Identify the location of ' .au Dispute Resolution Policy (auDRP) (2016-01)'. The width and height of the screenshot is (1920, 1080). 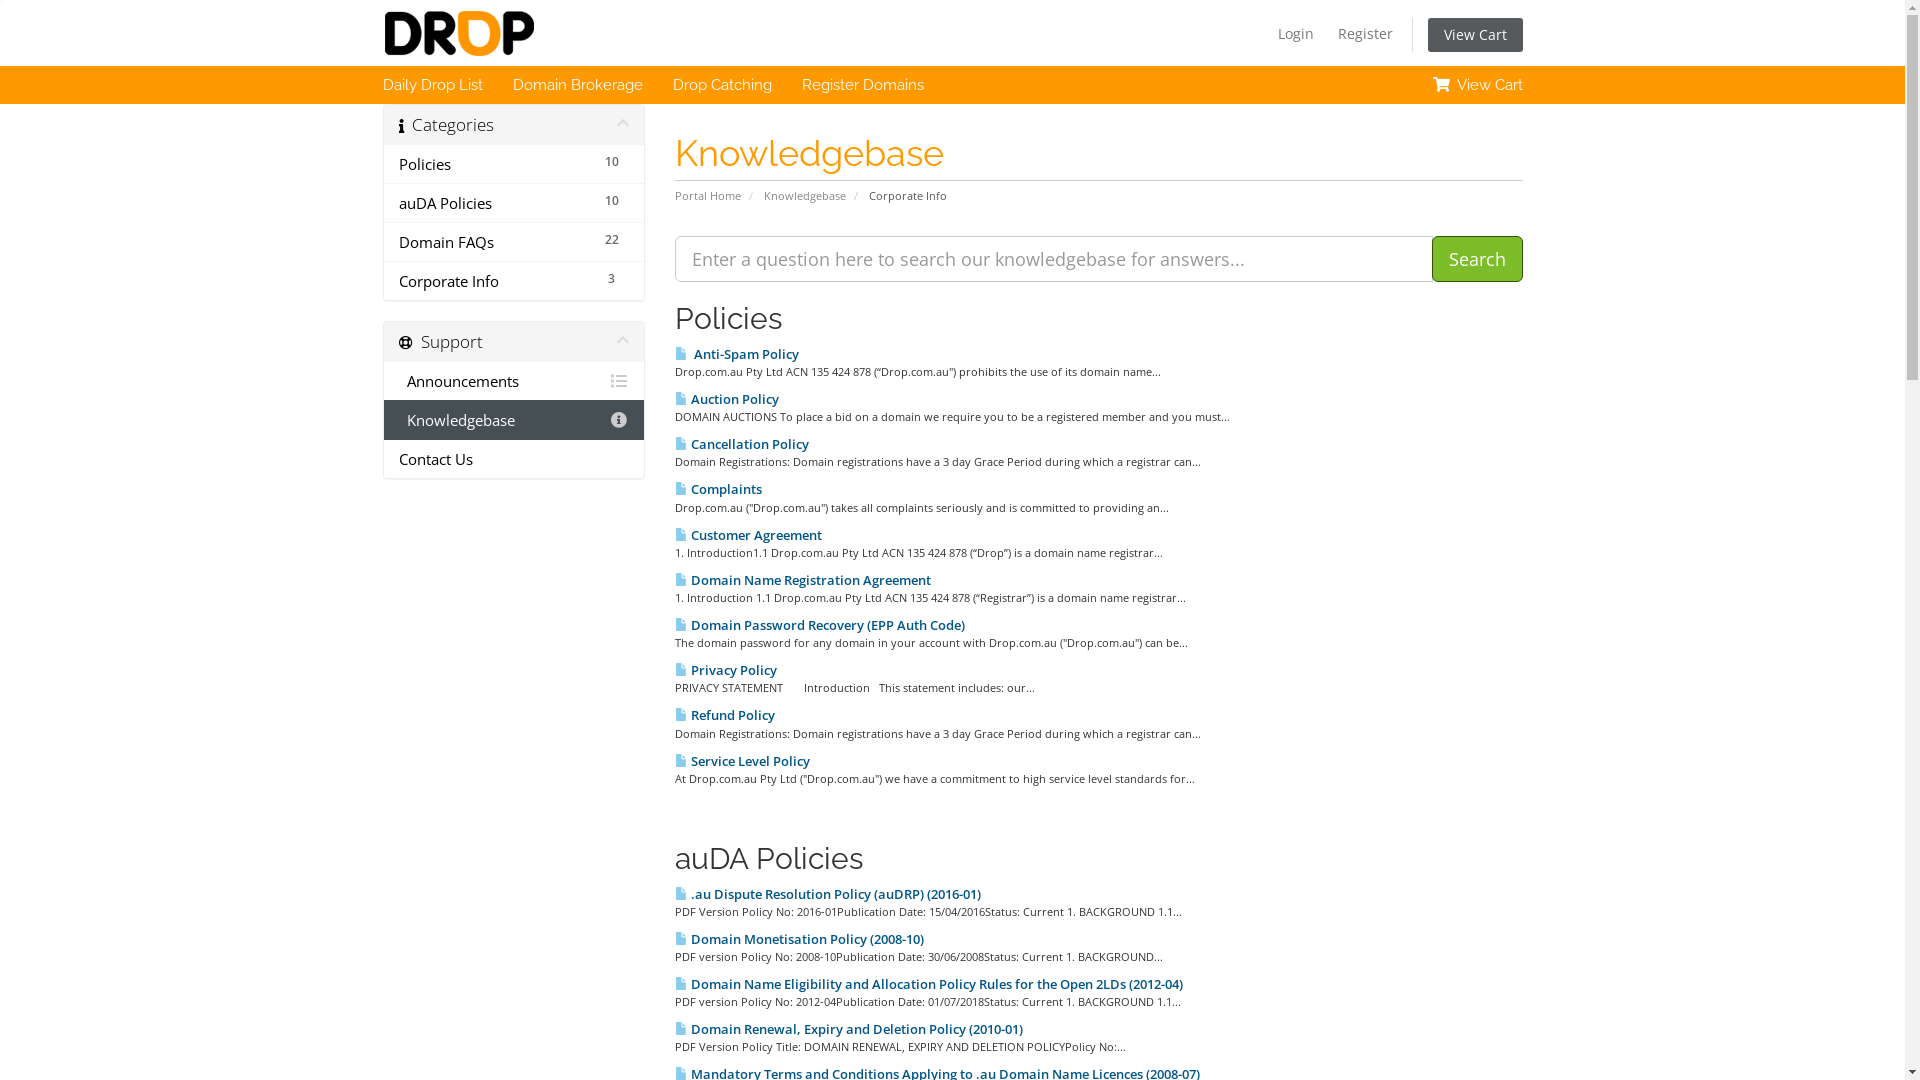
(828, 893).